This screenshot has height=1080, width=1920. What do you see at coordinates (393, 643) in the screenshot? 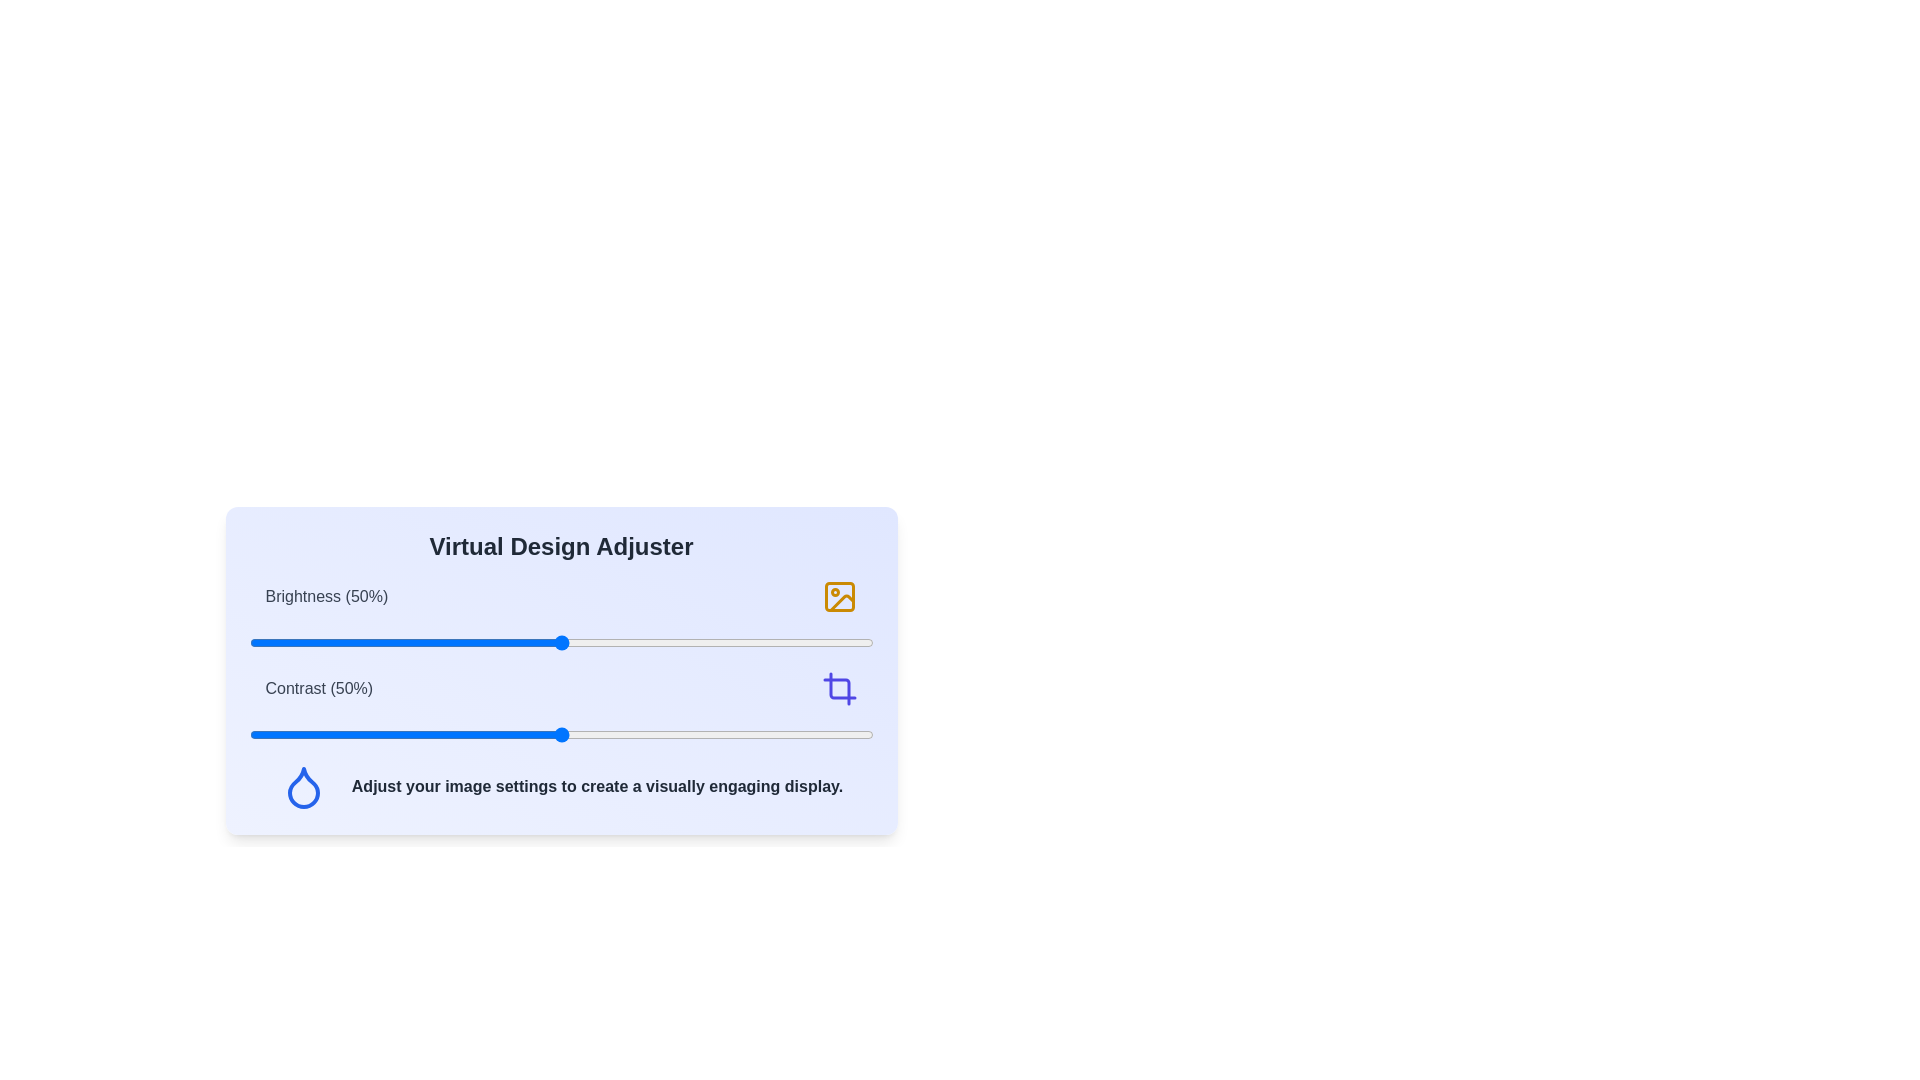
I see `the brightness slider to 23%` at bounding box center [393, 643].